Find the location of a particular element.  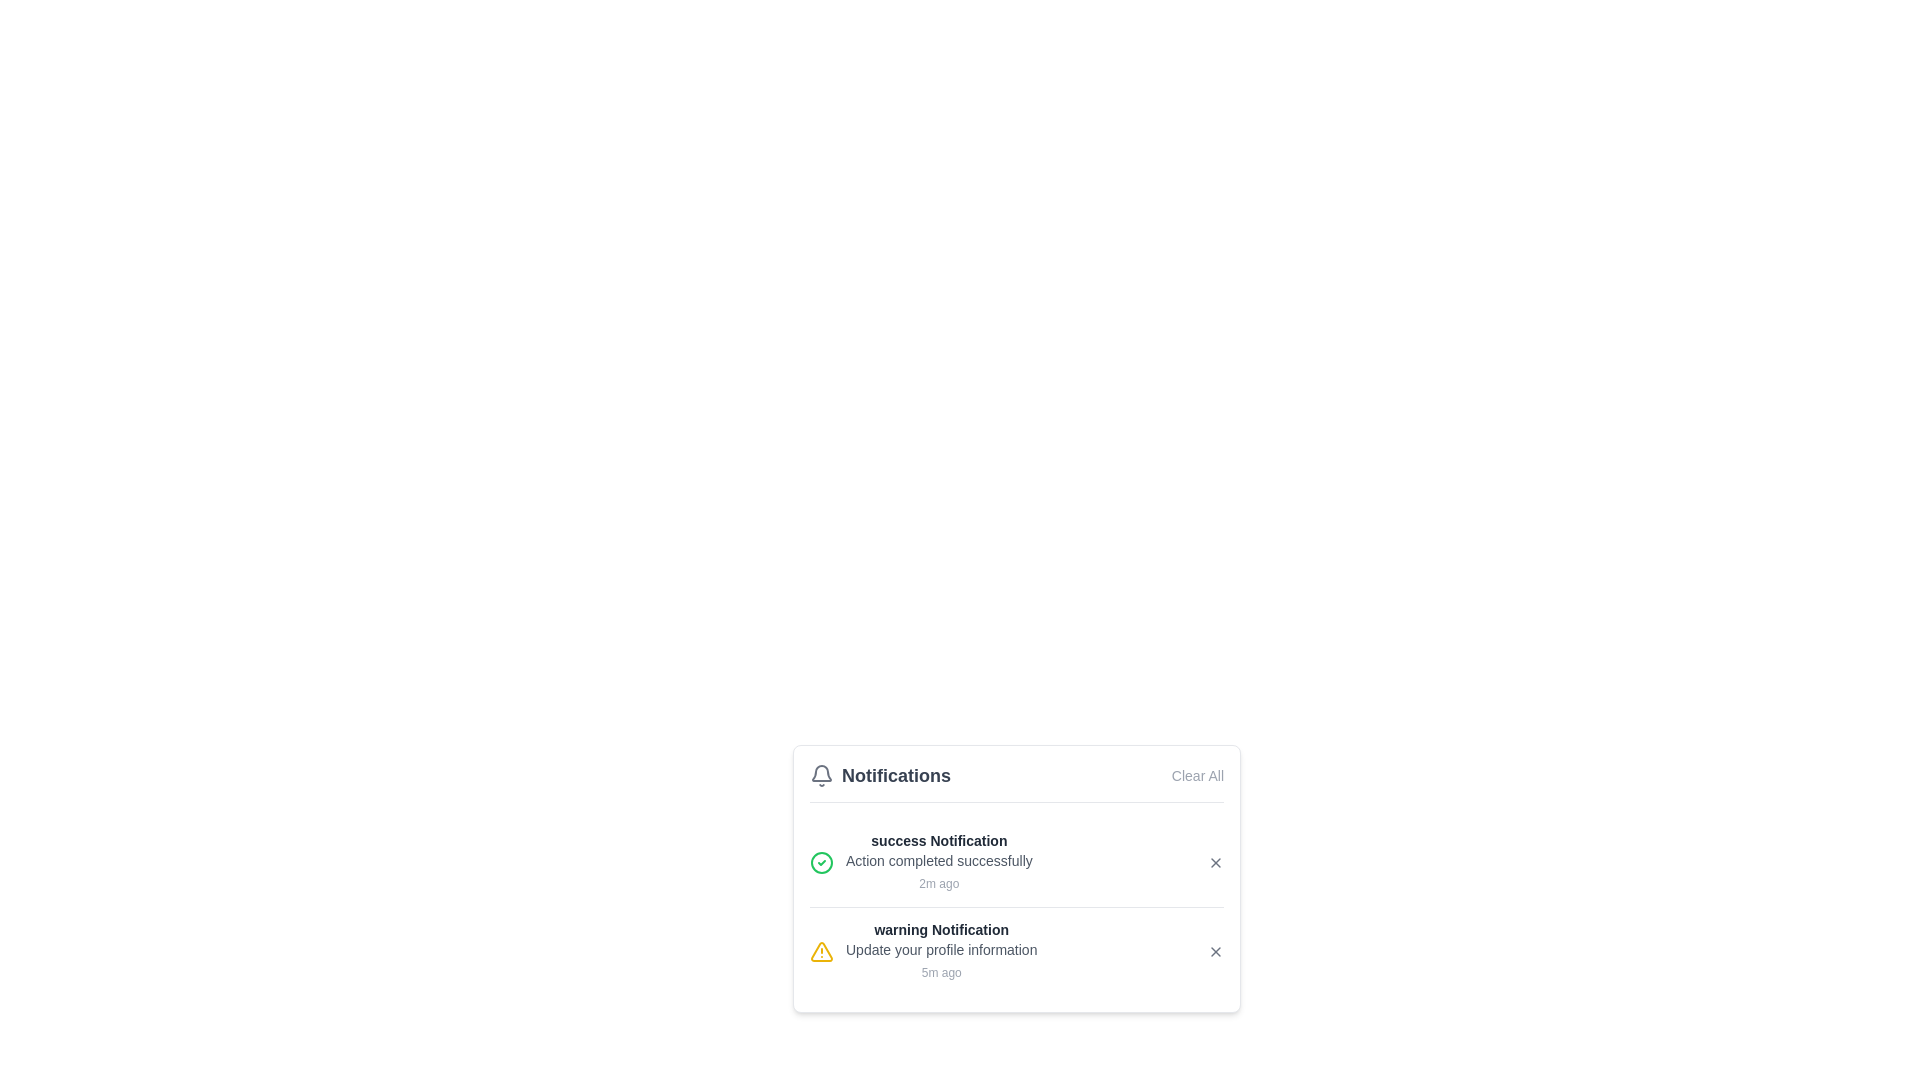

the text label displaying 'success Notification' in the Notifications section, which is styled in bold dark gray and is the title of the first notification entry is located at coordinates (938, 840).